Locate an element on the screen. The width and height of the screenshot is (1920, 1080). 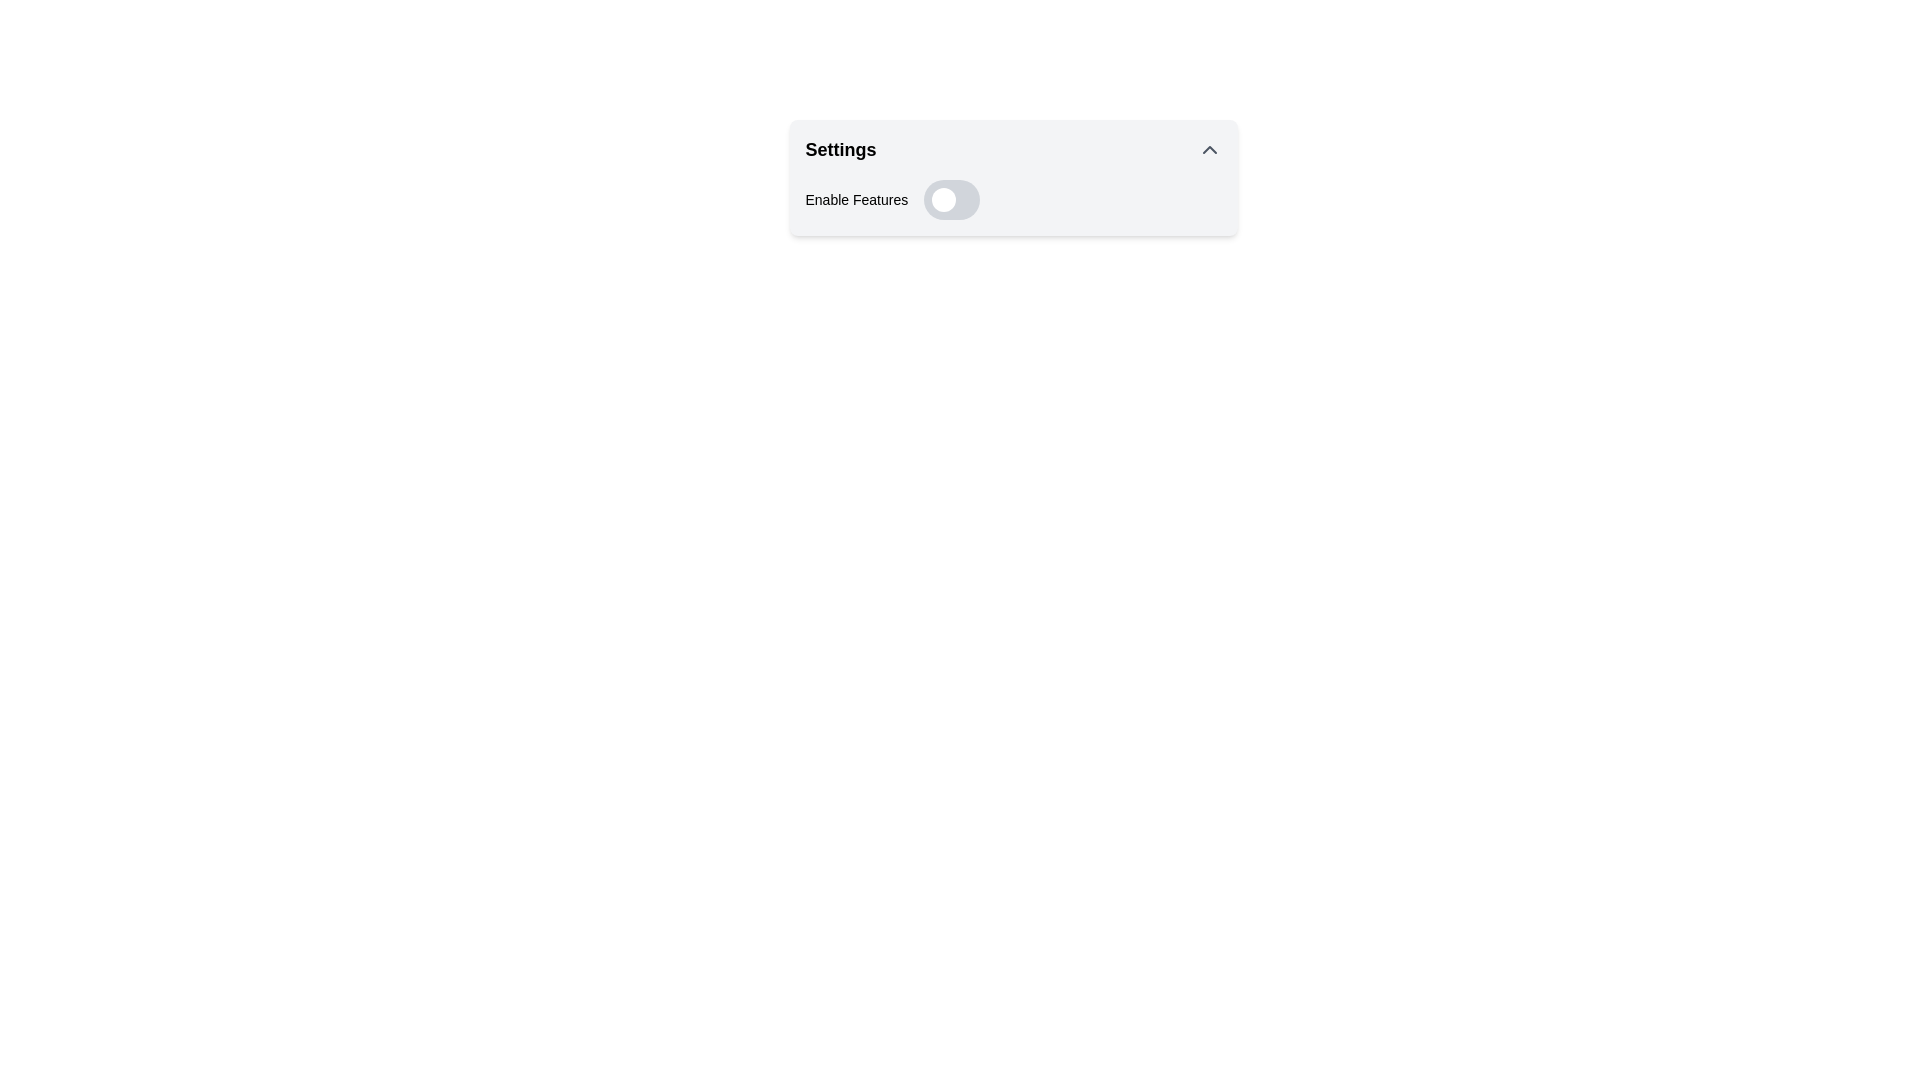
the text label reading 'Enable Features', which is styled in a small font and positioned to the left of a switch component in the settings panel is located at coordinates (856, 200).